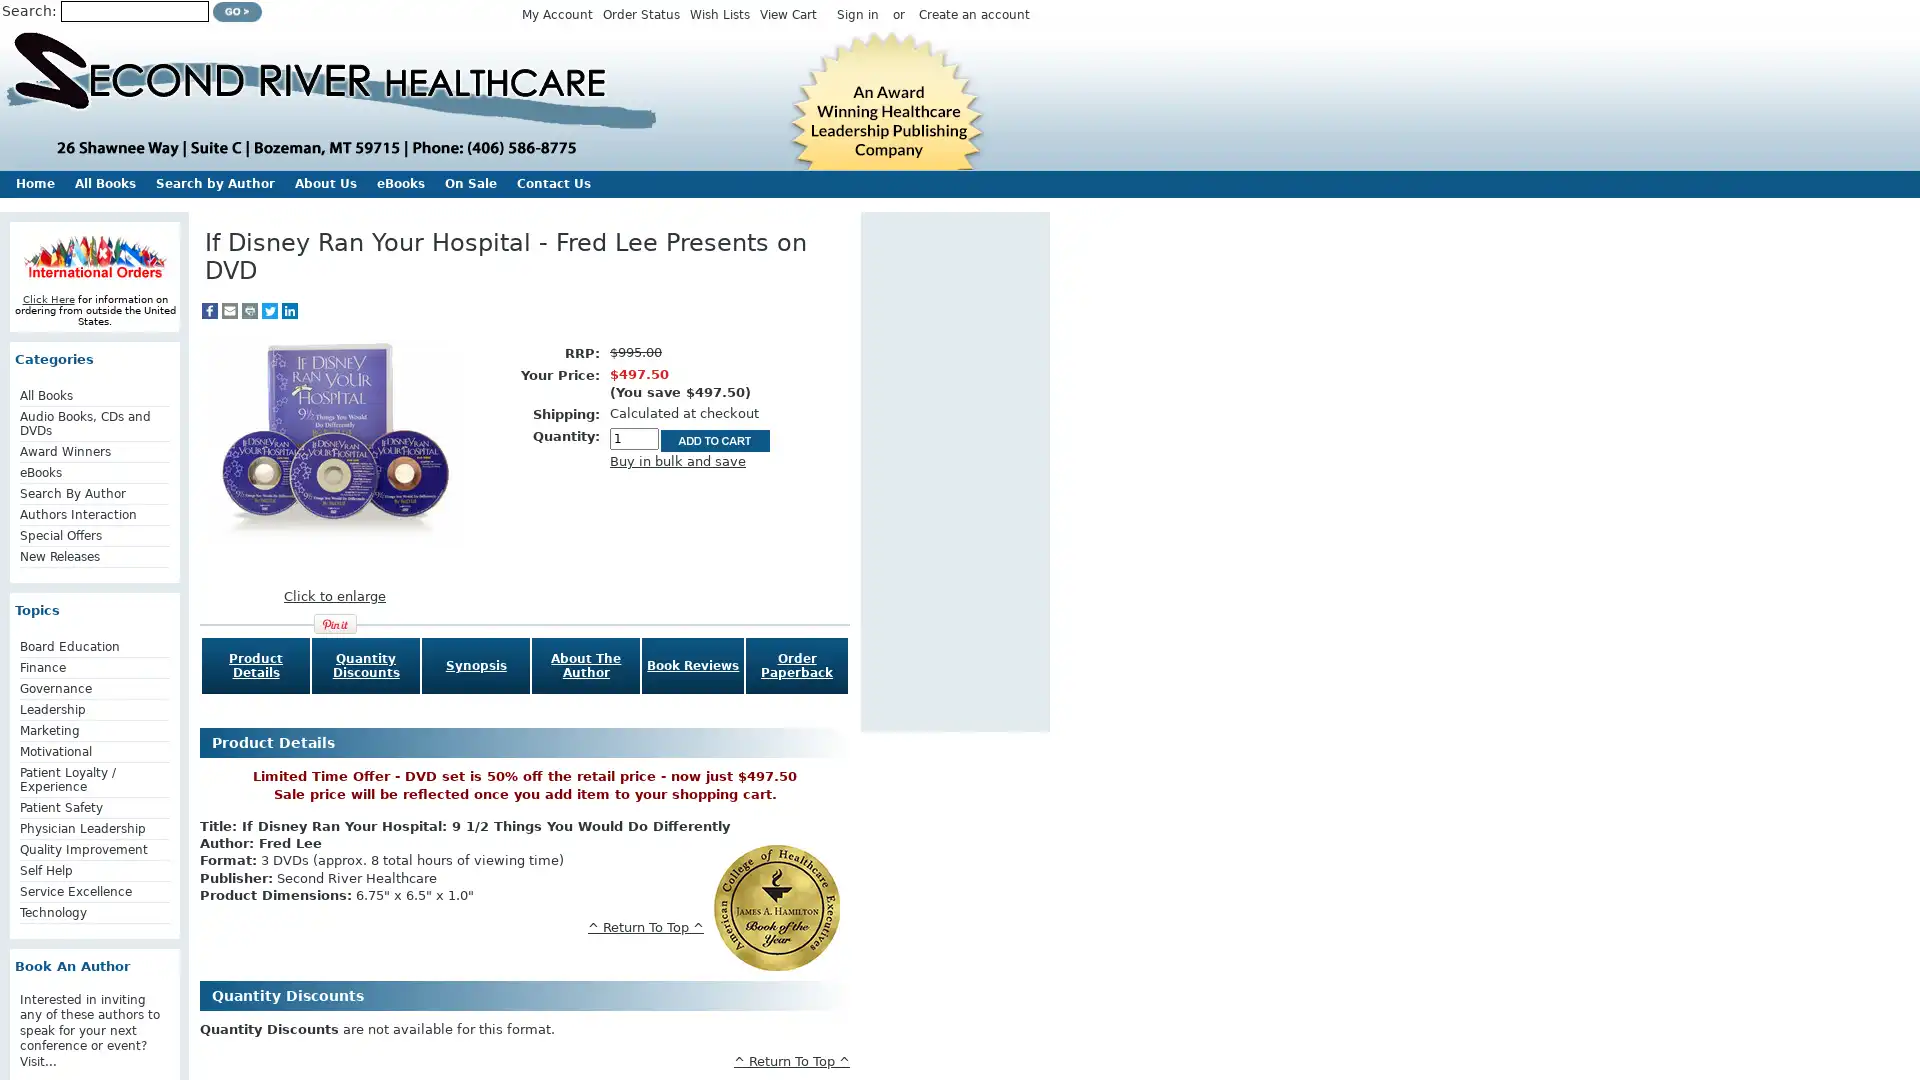  What do you see at coordinates (237, 11) in the screenshot?
I see `Submit` at bounding box center [237, 11].